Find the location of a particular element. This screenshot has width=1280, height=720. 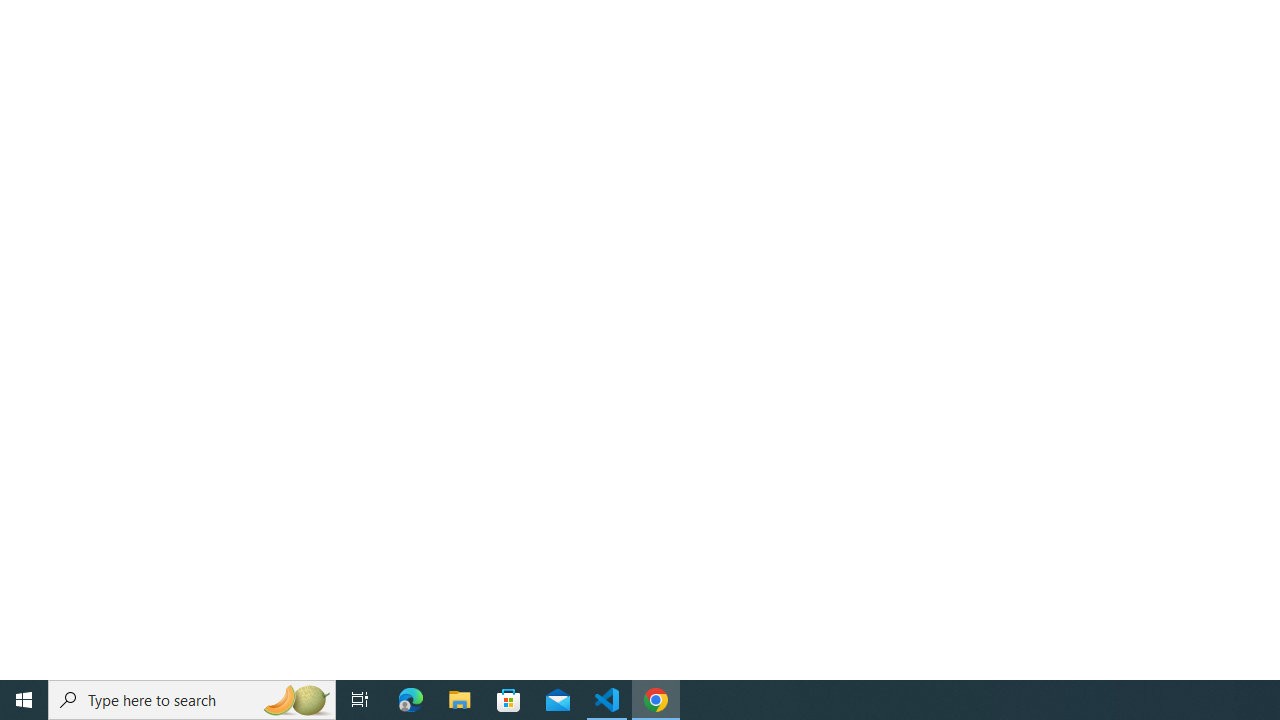

'Search highlights icon opens search home window' is located at coordinates (294, 698).